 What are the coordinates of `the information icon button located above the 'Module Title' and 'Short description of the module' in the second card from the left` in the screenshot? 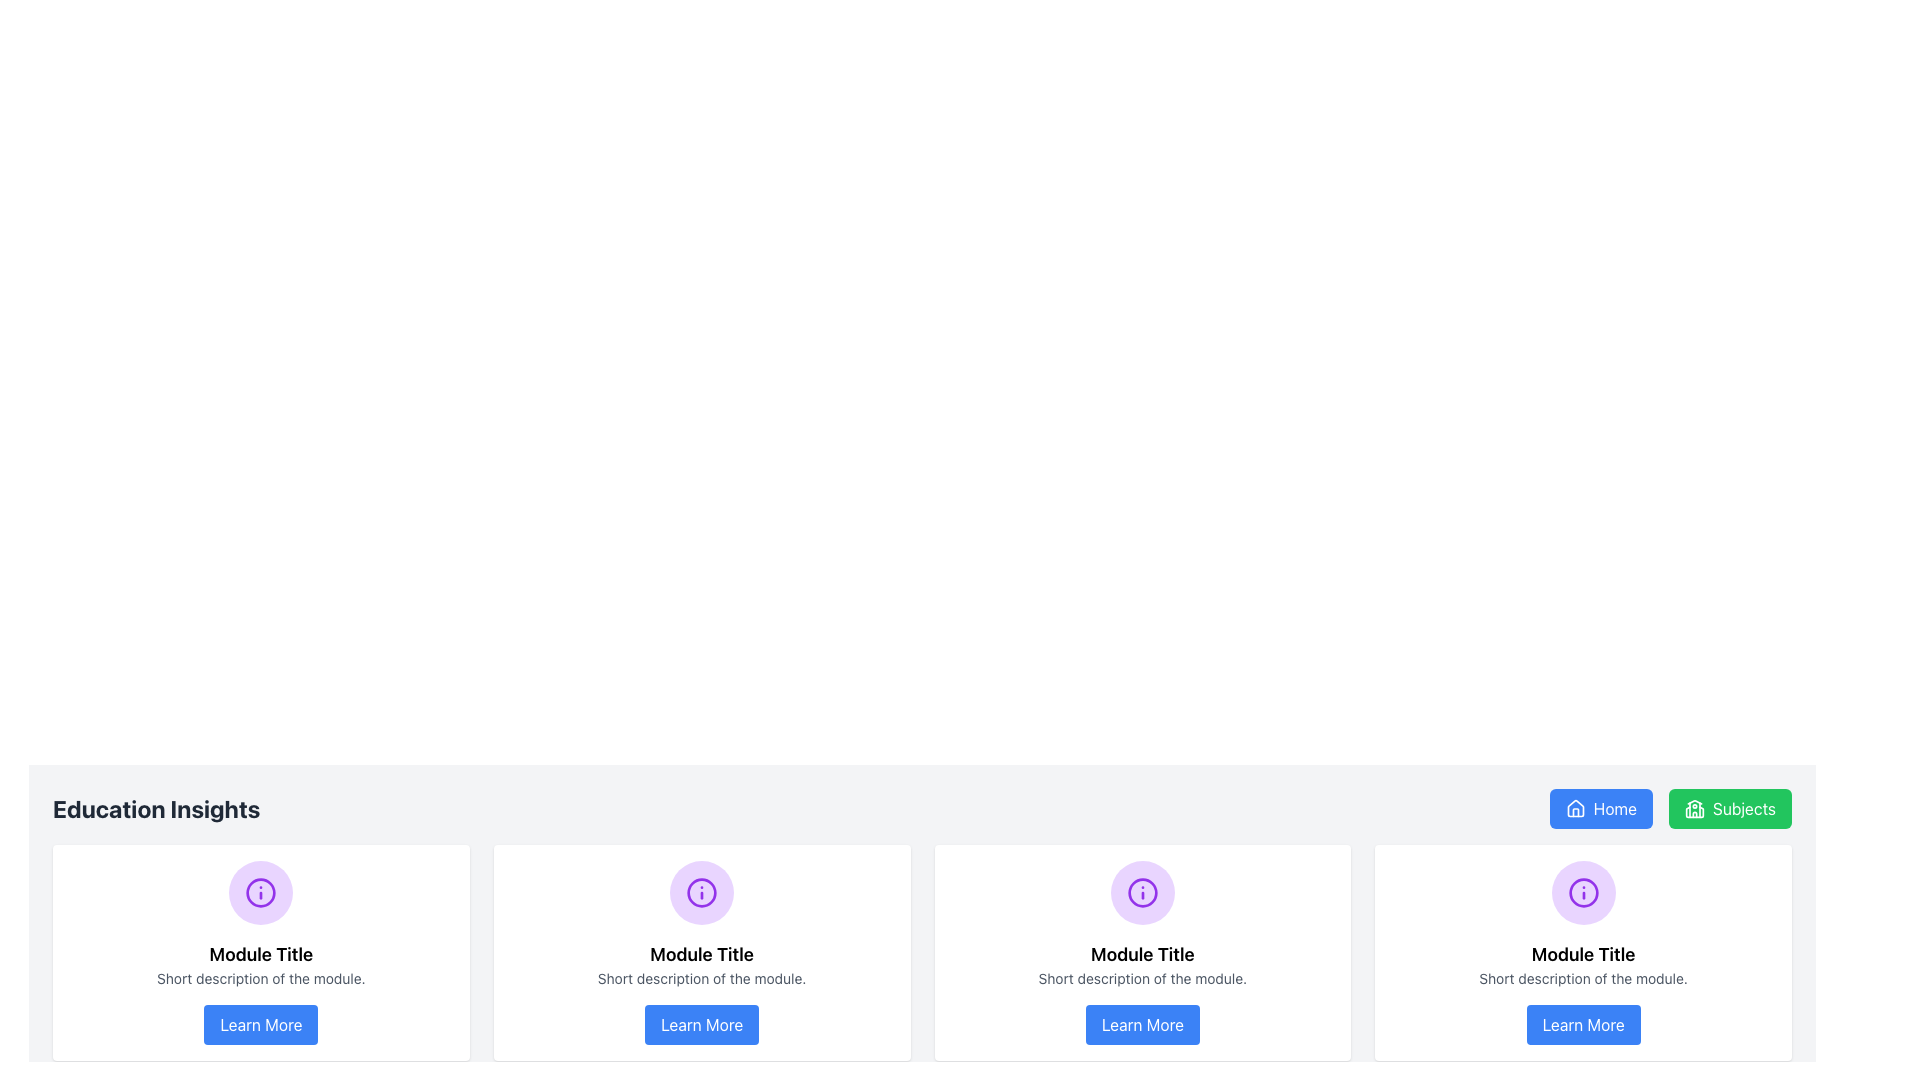 It's located at (702, 892).